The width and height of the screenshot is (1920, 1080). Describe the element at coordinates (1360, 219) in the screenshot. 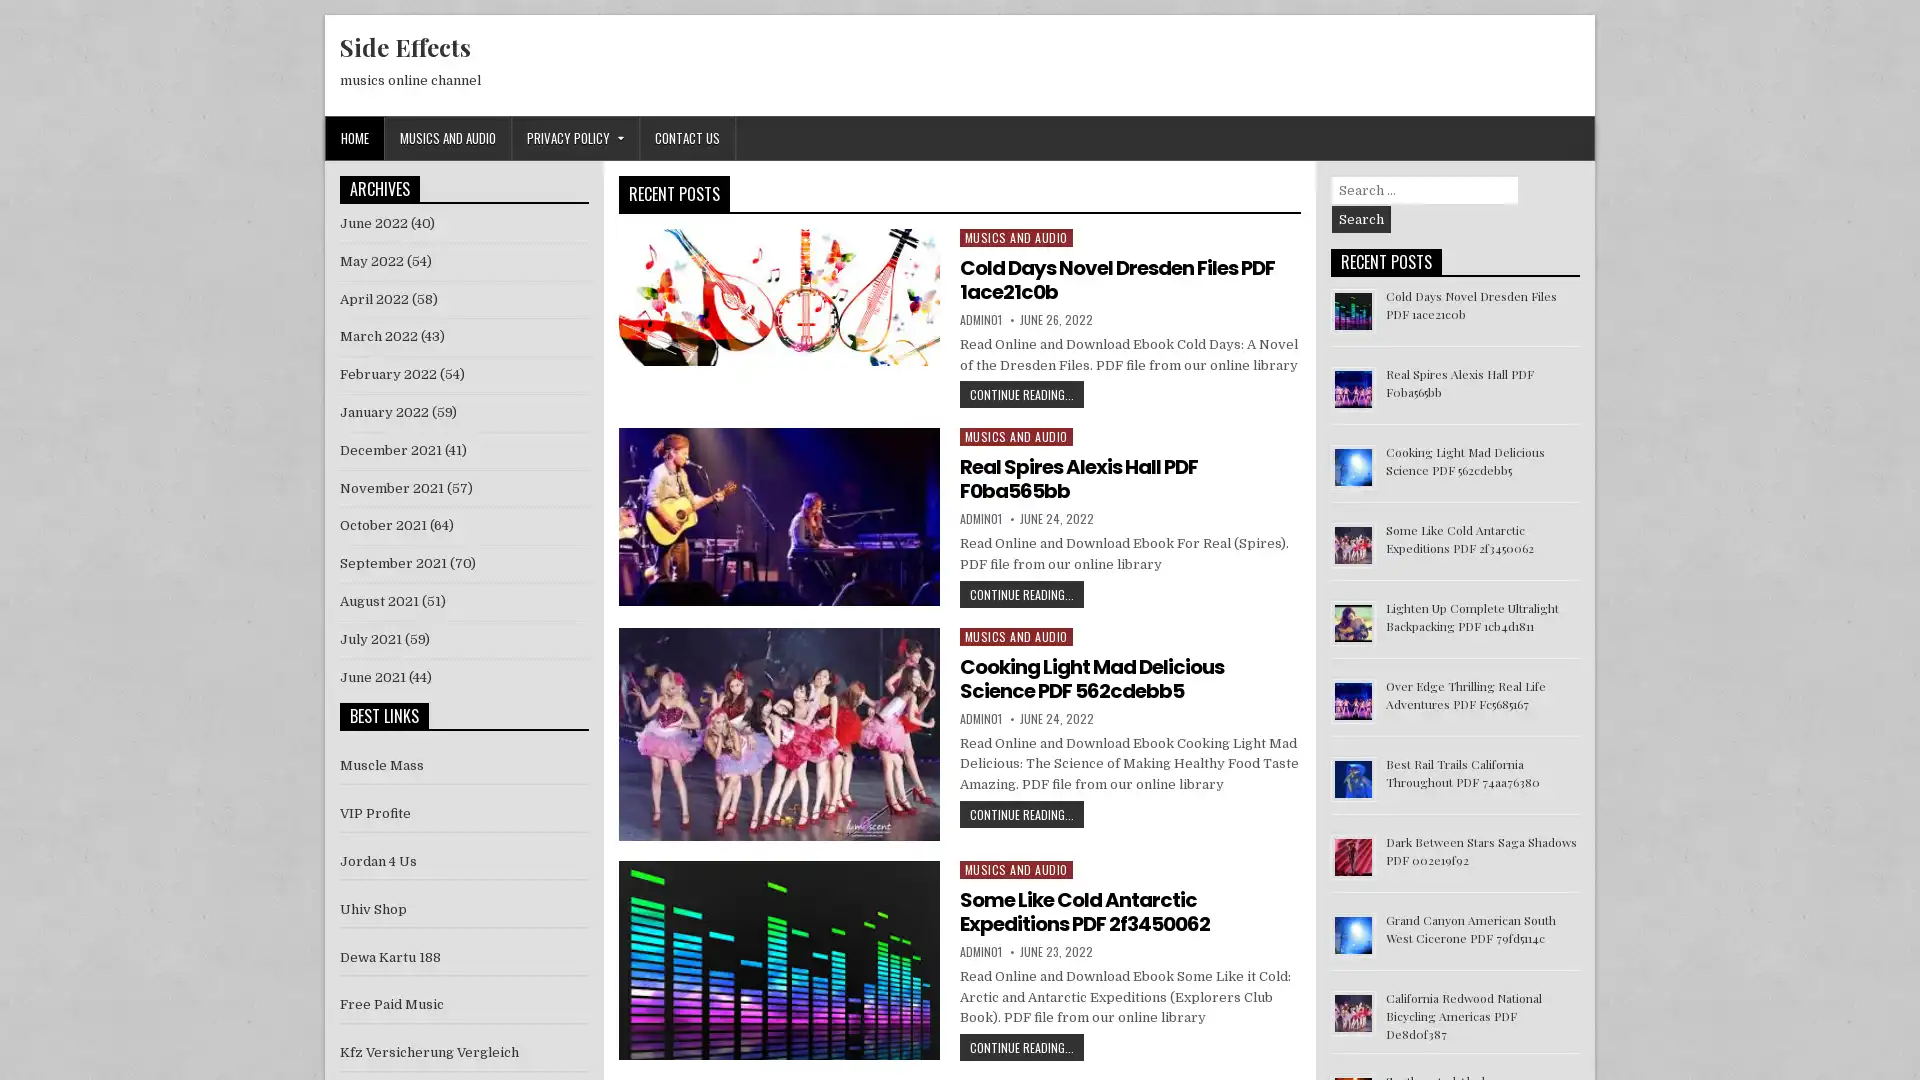

I see `Search` at that location.